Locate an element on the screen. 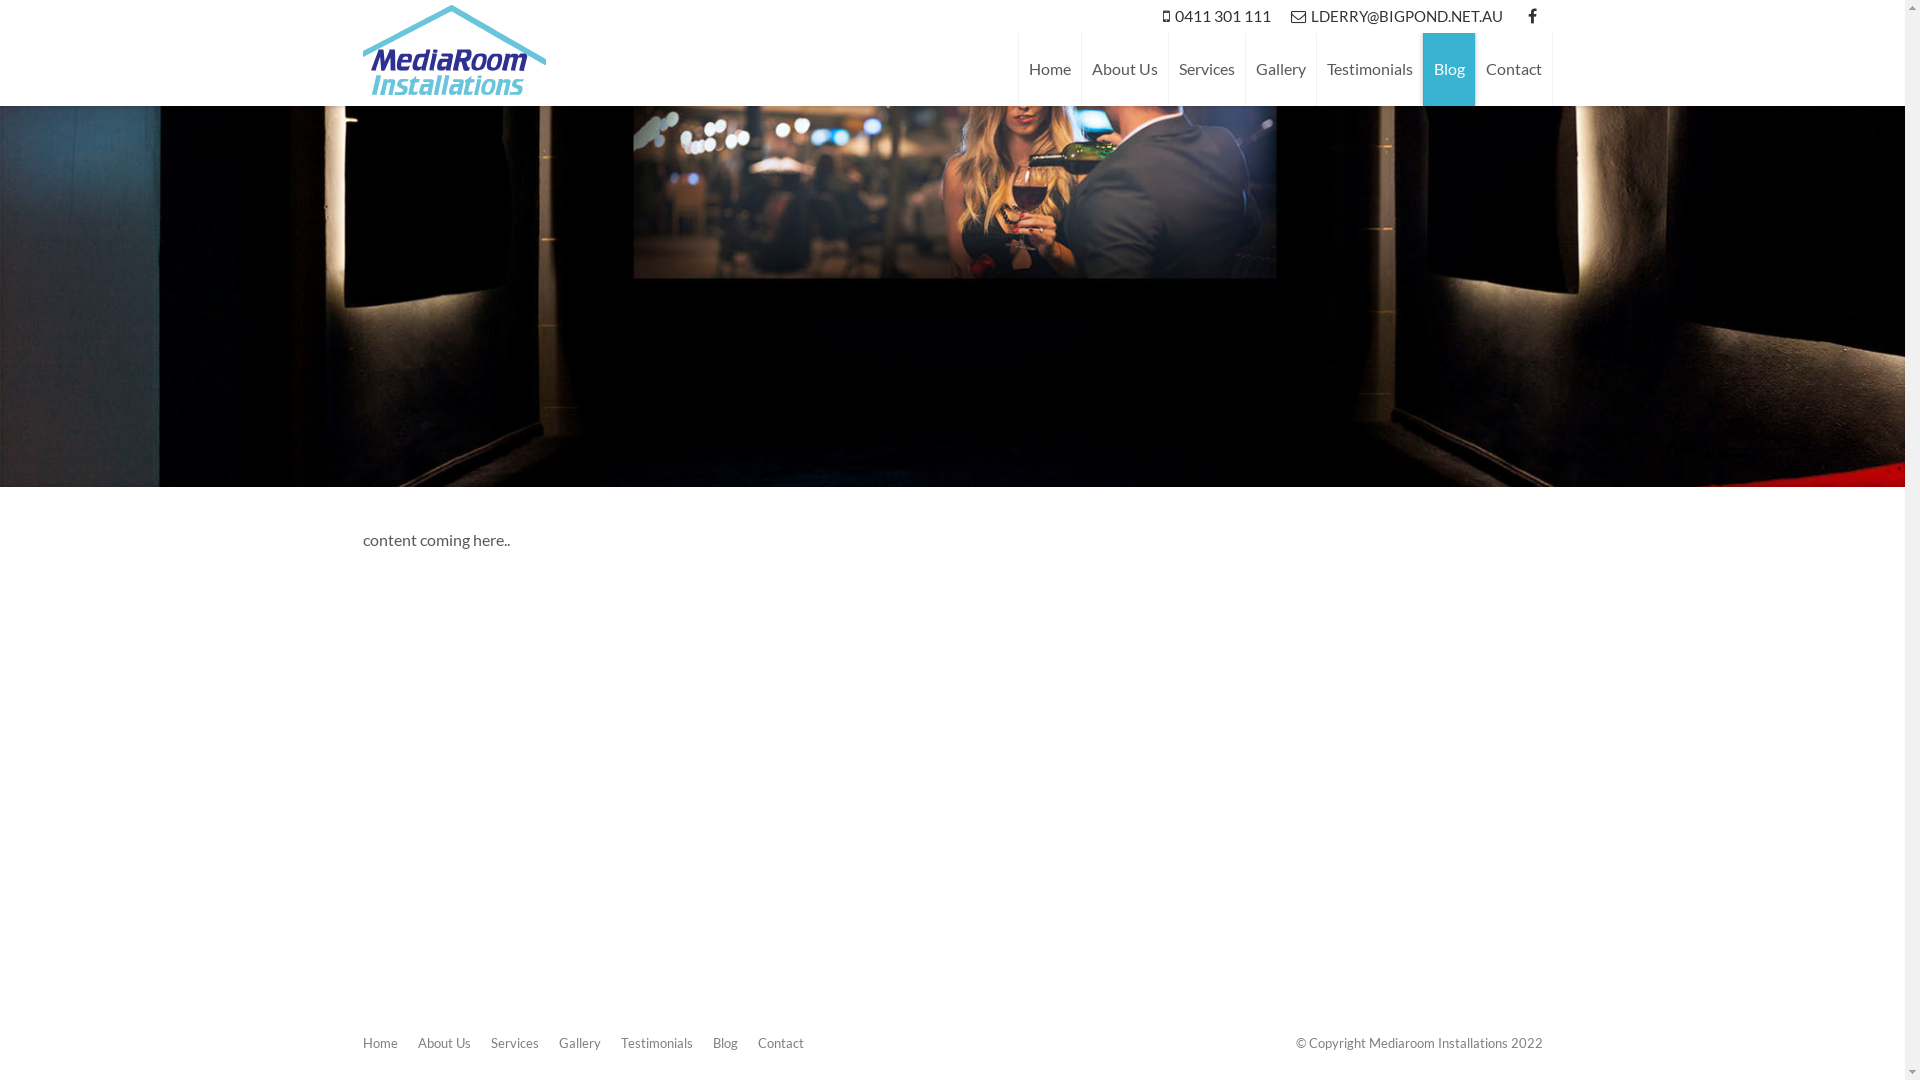  'Contact' is located at coordinates (780, 1041).